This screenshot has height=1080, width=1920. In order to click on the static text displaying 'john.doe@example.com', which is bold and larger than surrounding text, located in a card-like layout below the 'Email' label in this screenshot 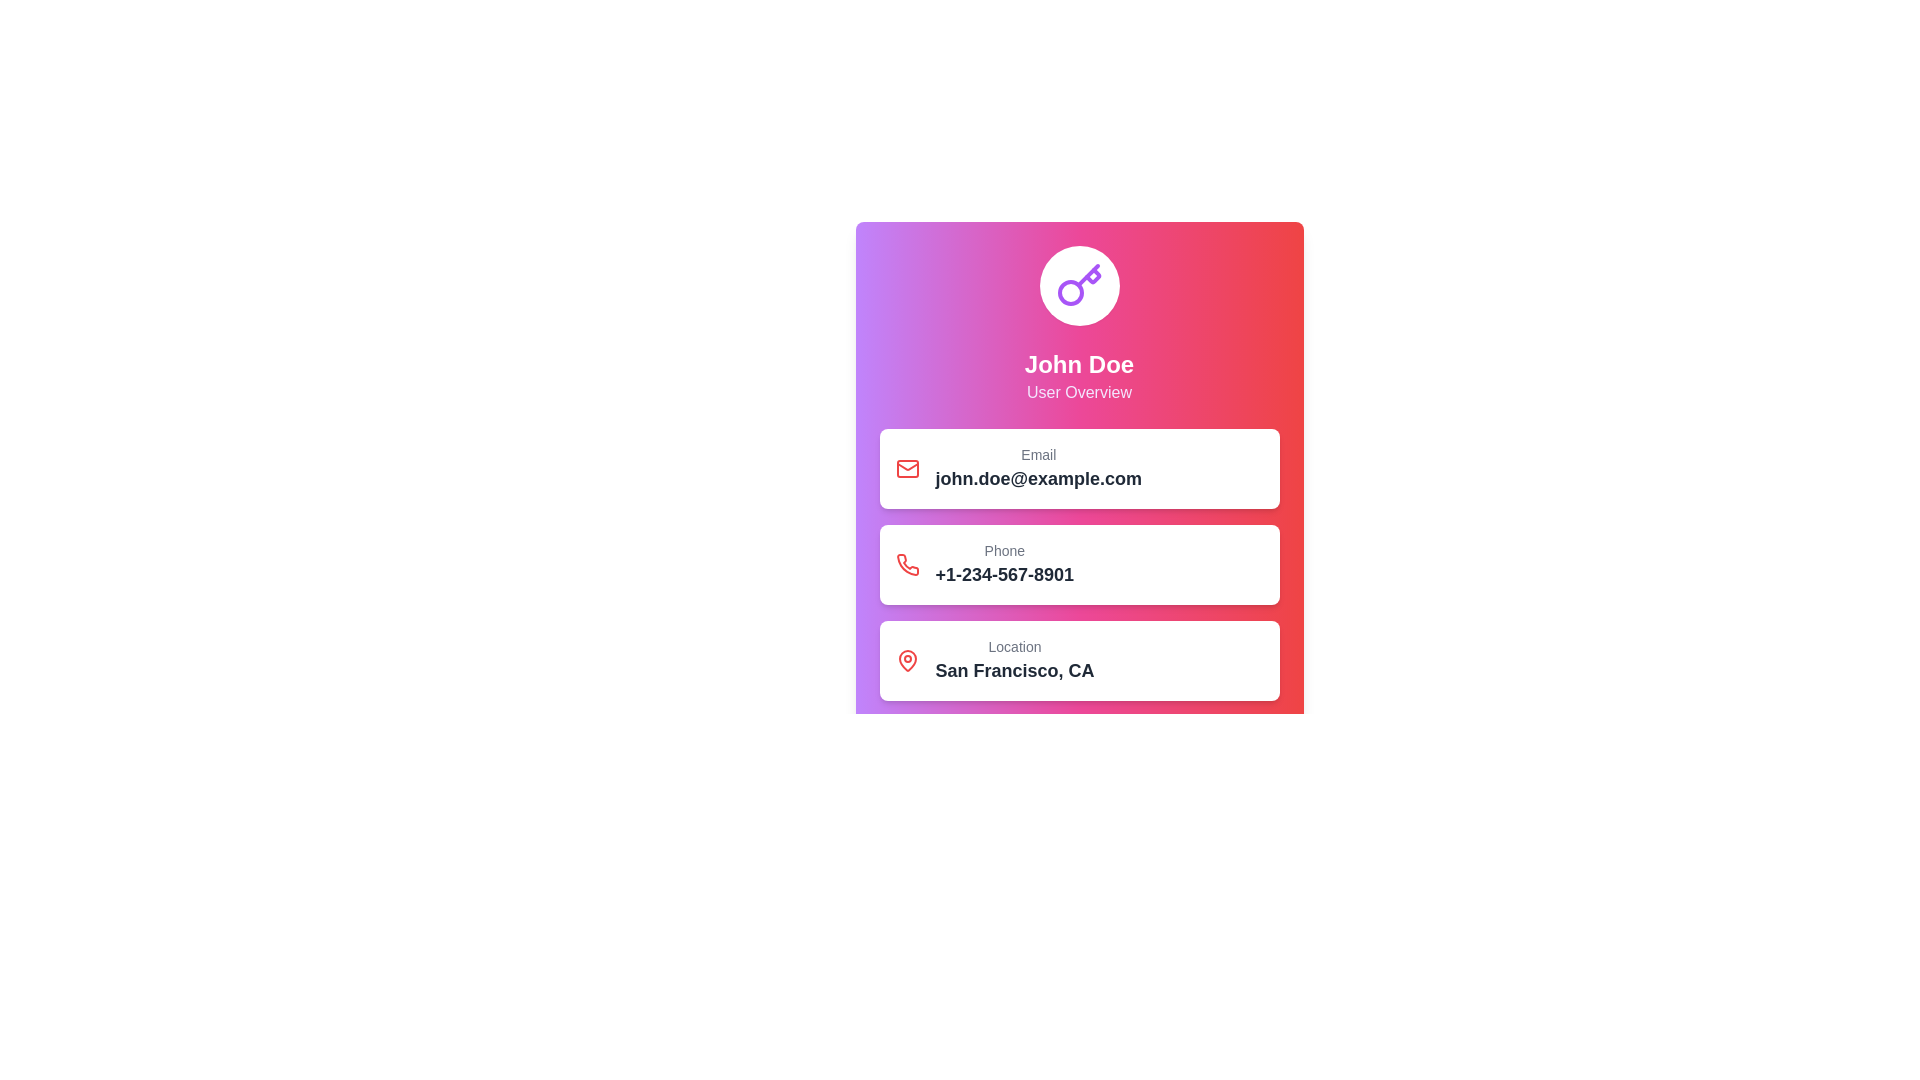, I will do `click(1038, 478)`.